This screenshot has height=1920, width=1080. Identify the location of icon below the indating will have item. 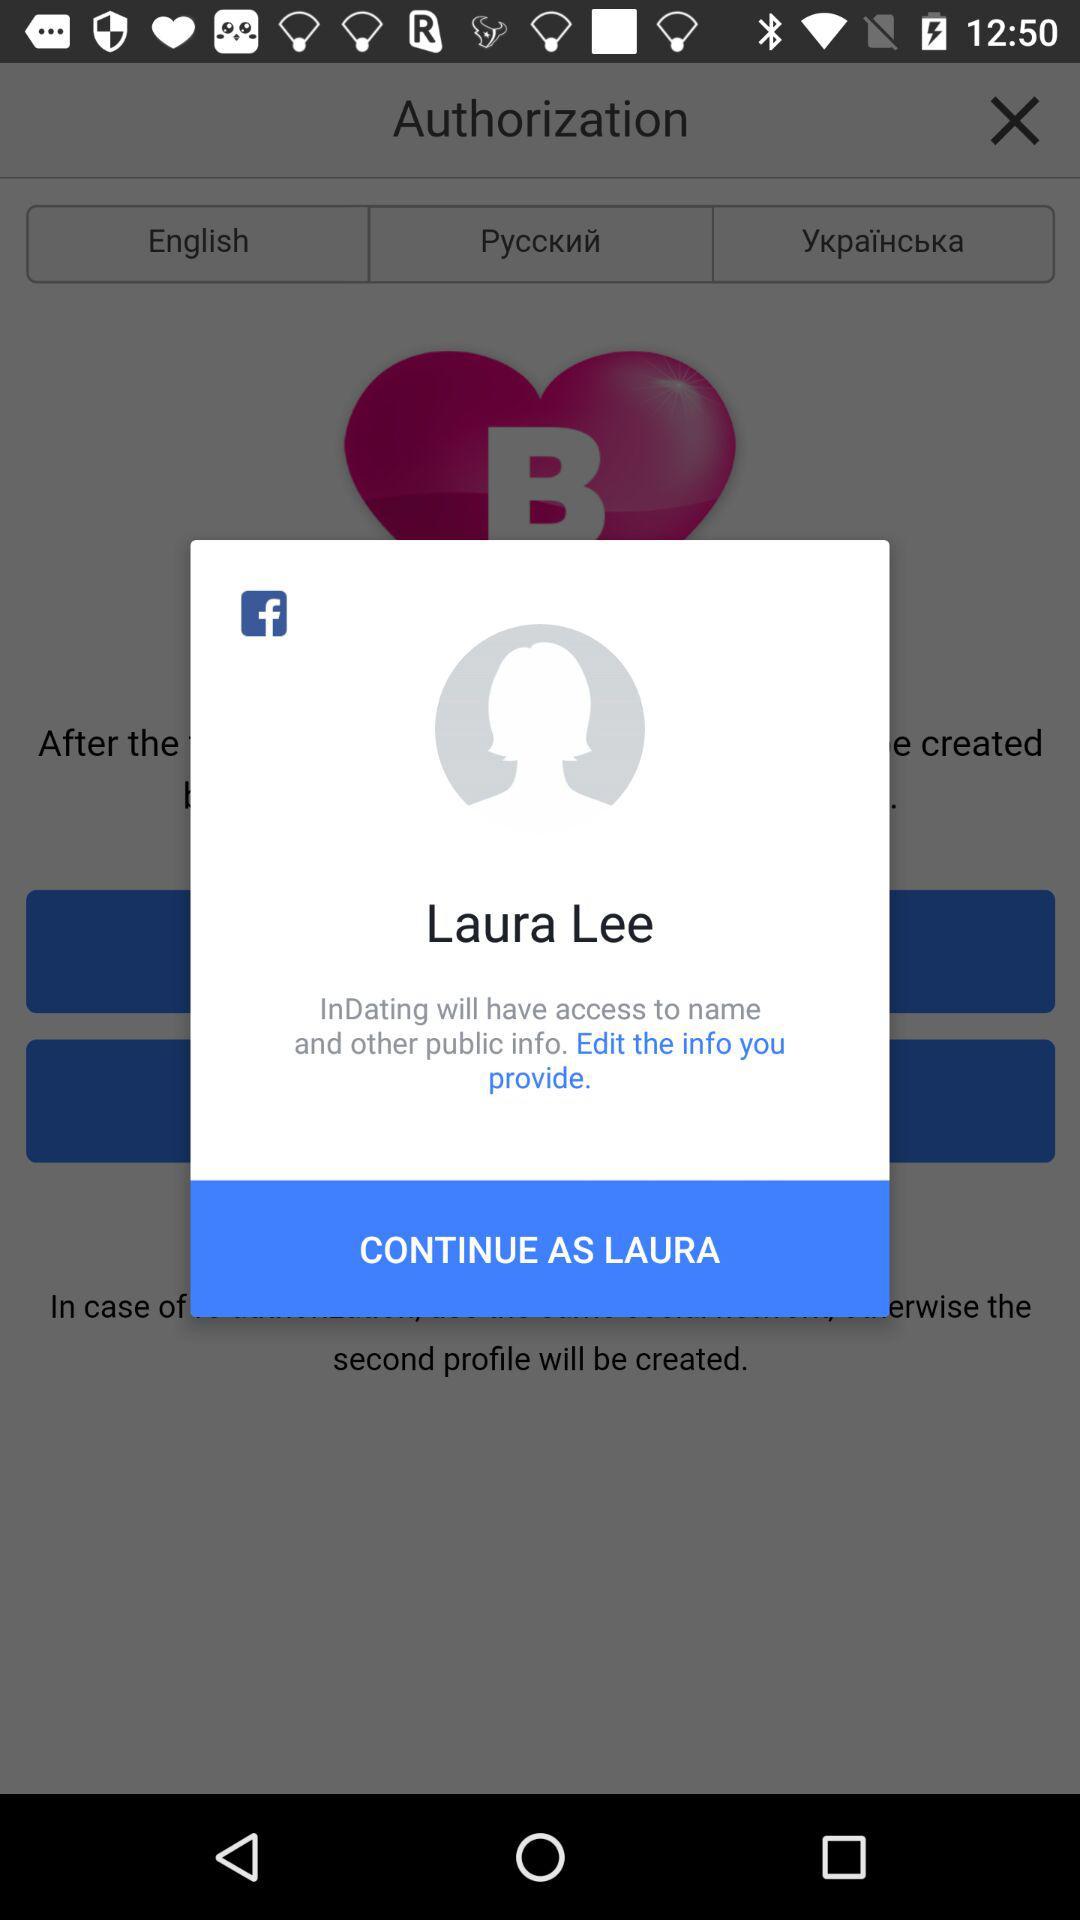
(540, 1247).